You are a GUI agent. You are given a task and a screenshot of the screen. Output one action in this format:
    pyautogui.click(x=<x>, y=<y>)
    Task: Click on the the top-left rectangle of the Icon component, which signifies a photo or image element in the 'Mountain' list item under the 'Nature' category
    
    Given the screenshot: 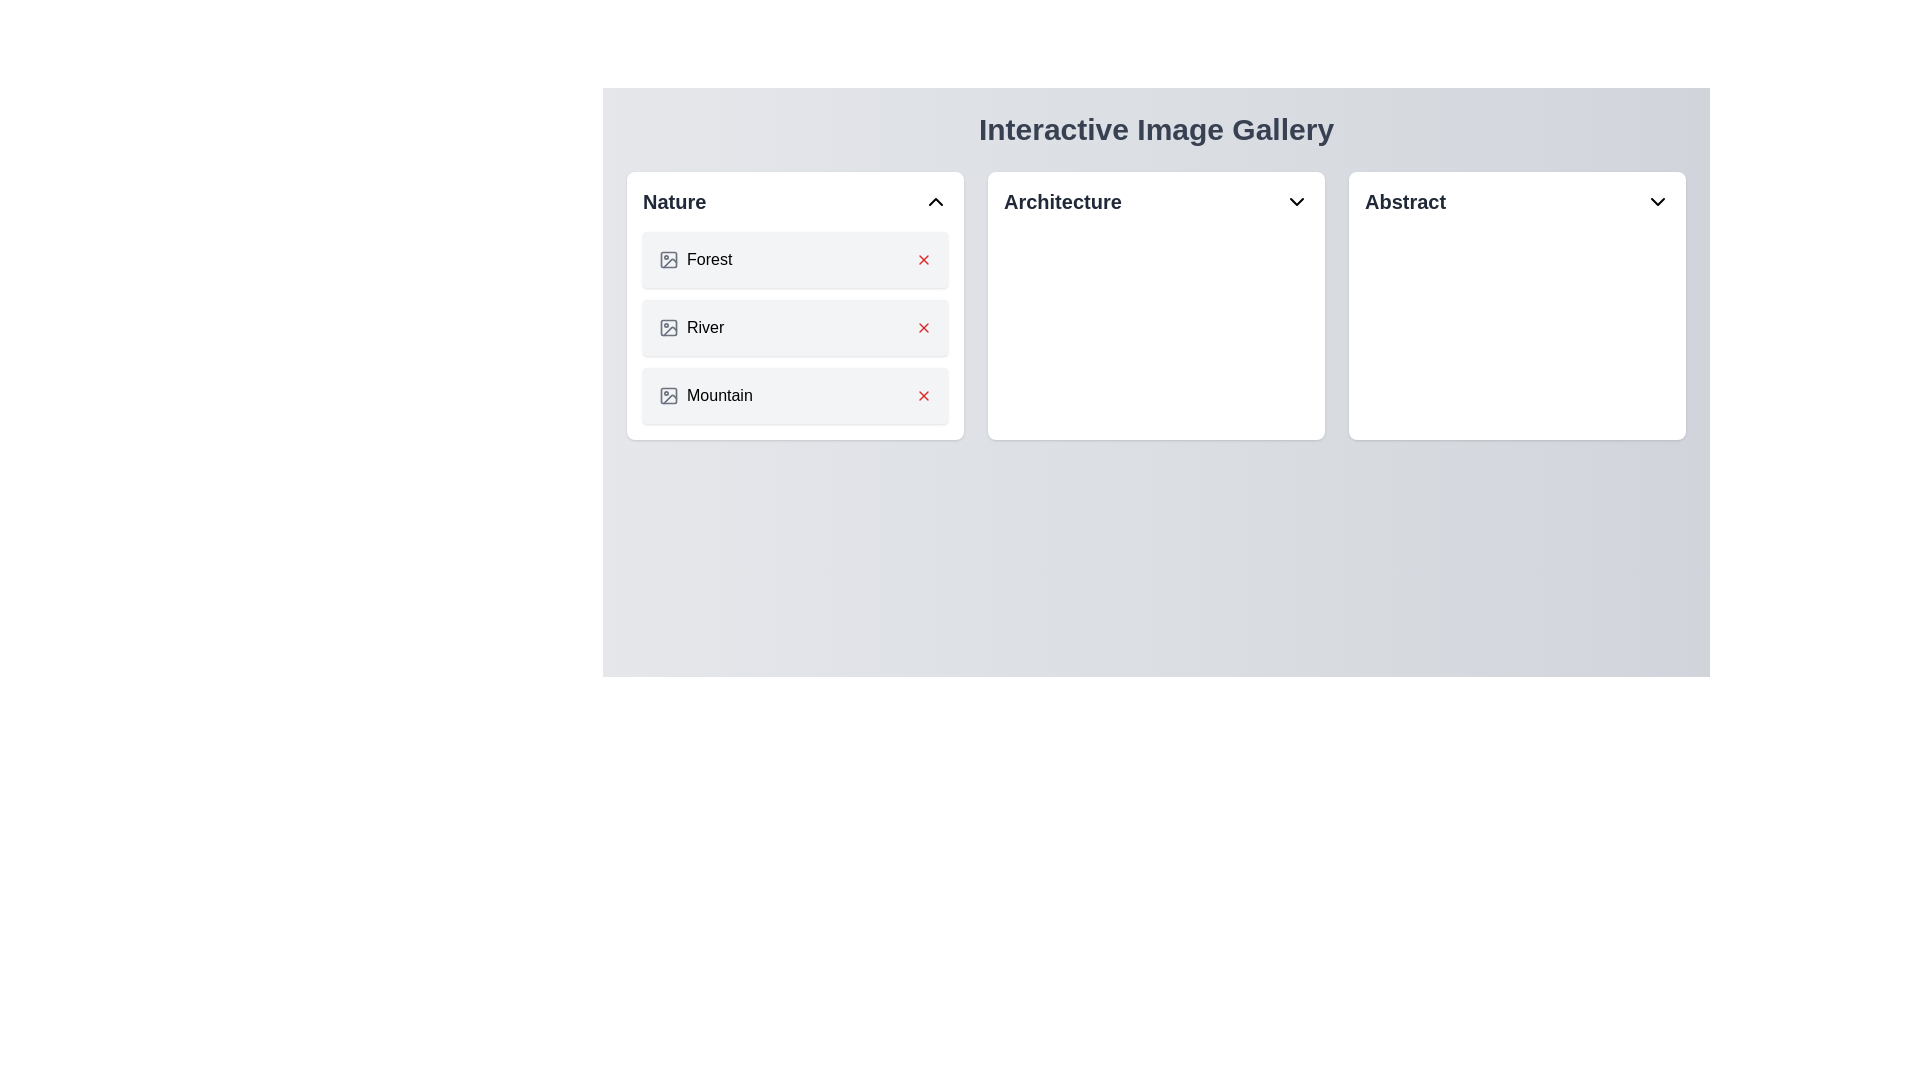 What is the action you would take?
    pyautogui.click(x=668, y=396)
    